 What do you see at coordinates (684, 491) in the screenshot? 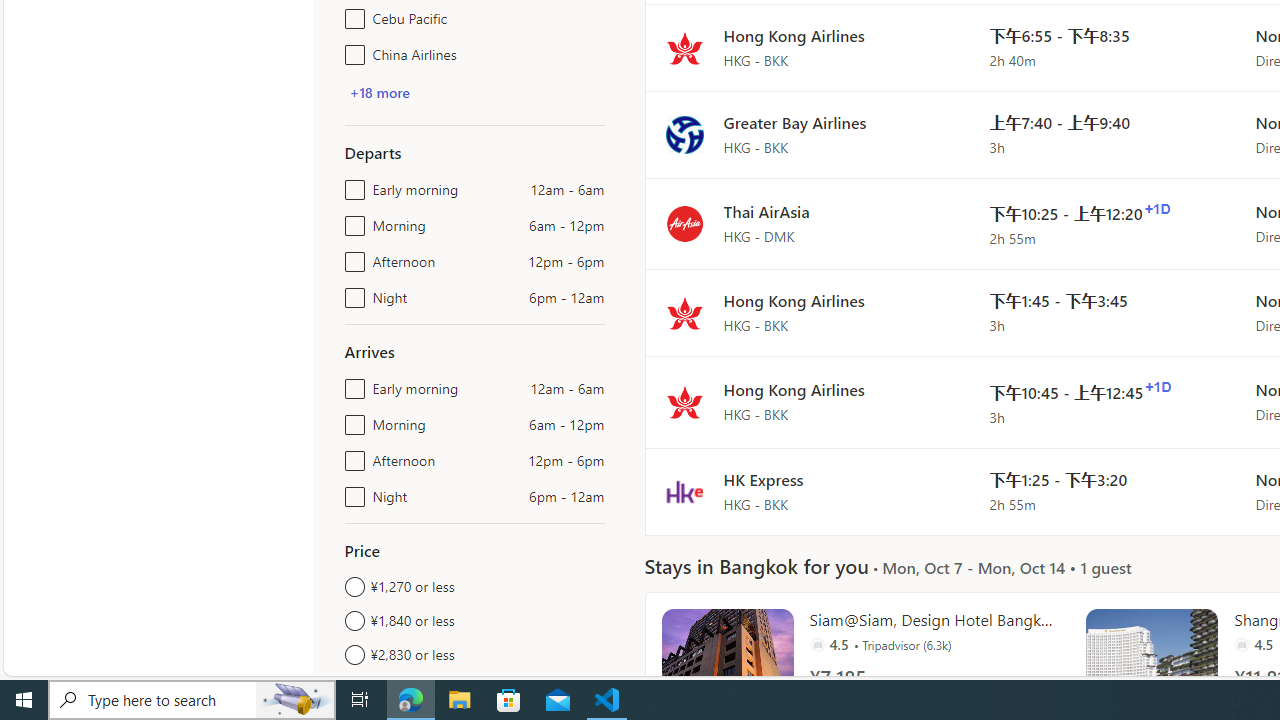
I see `'Flight logo'` at bounding box center [684, 491].